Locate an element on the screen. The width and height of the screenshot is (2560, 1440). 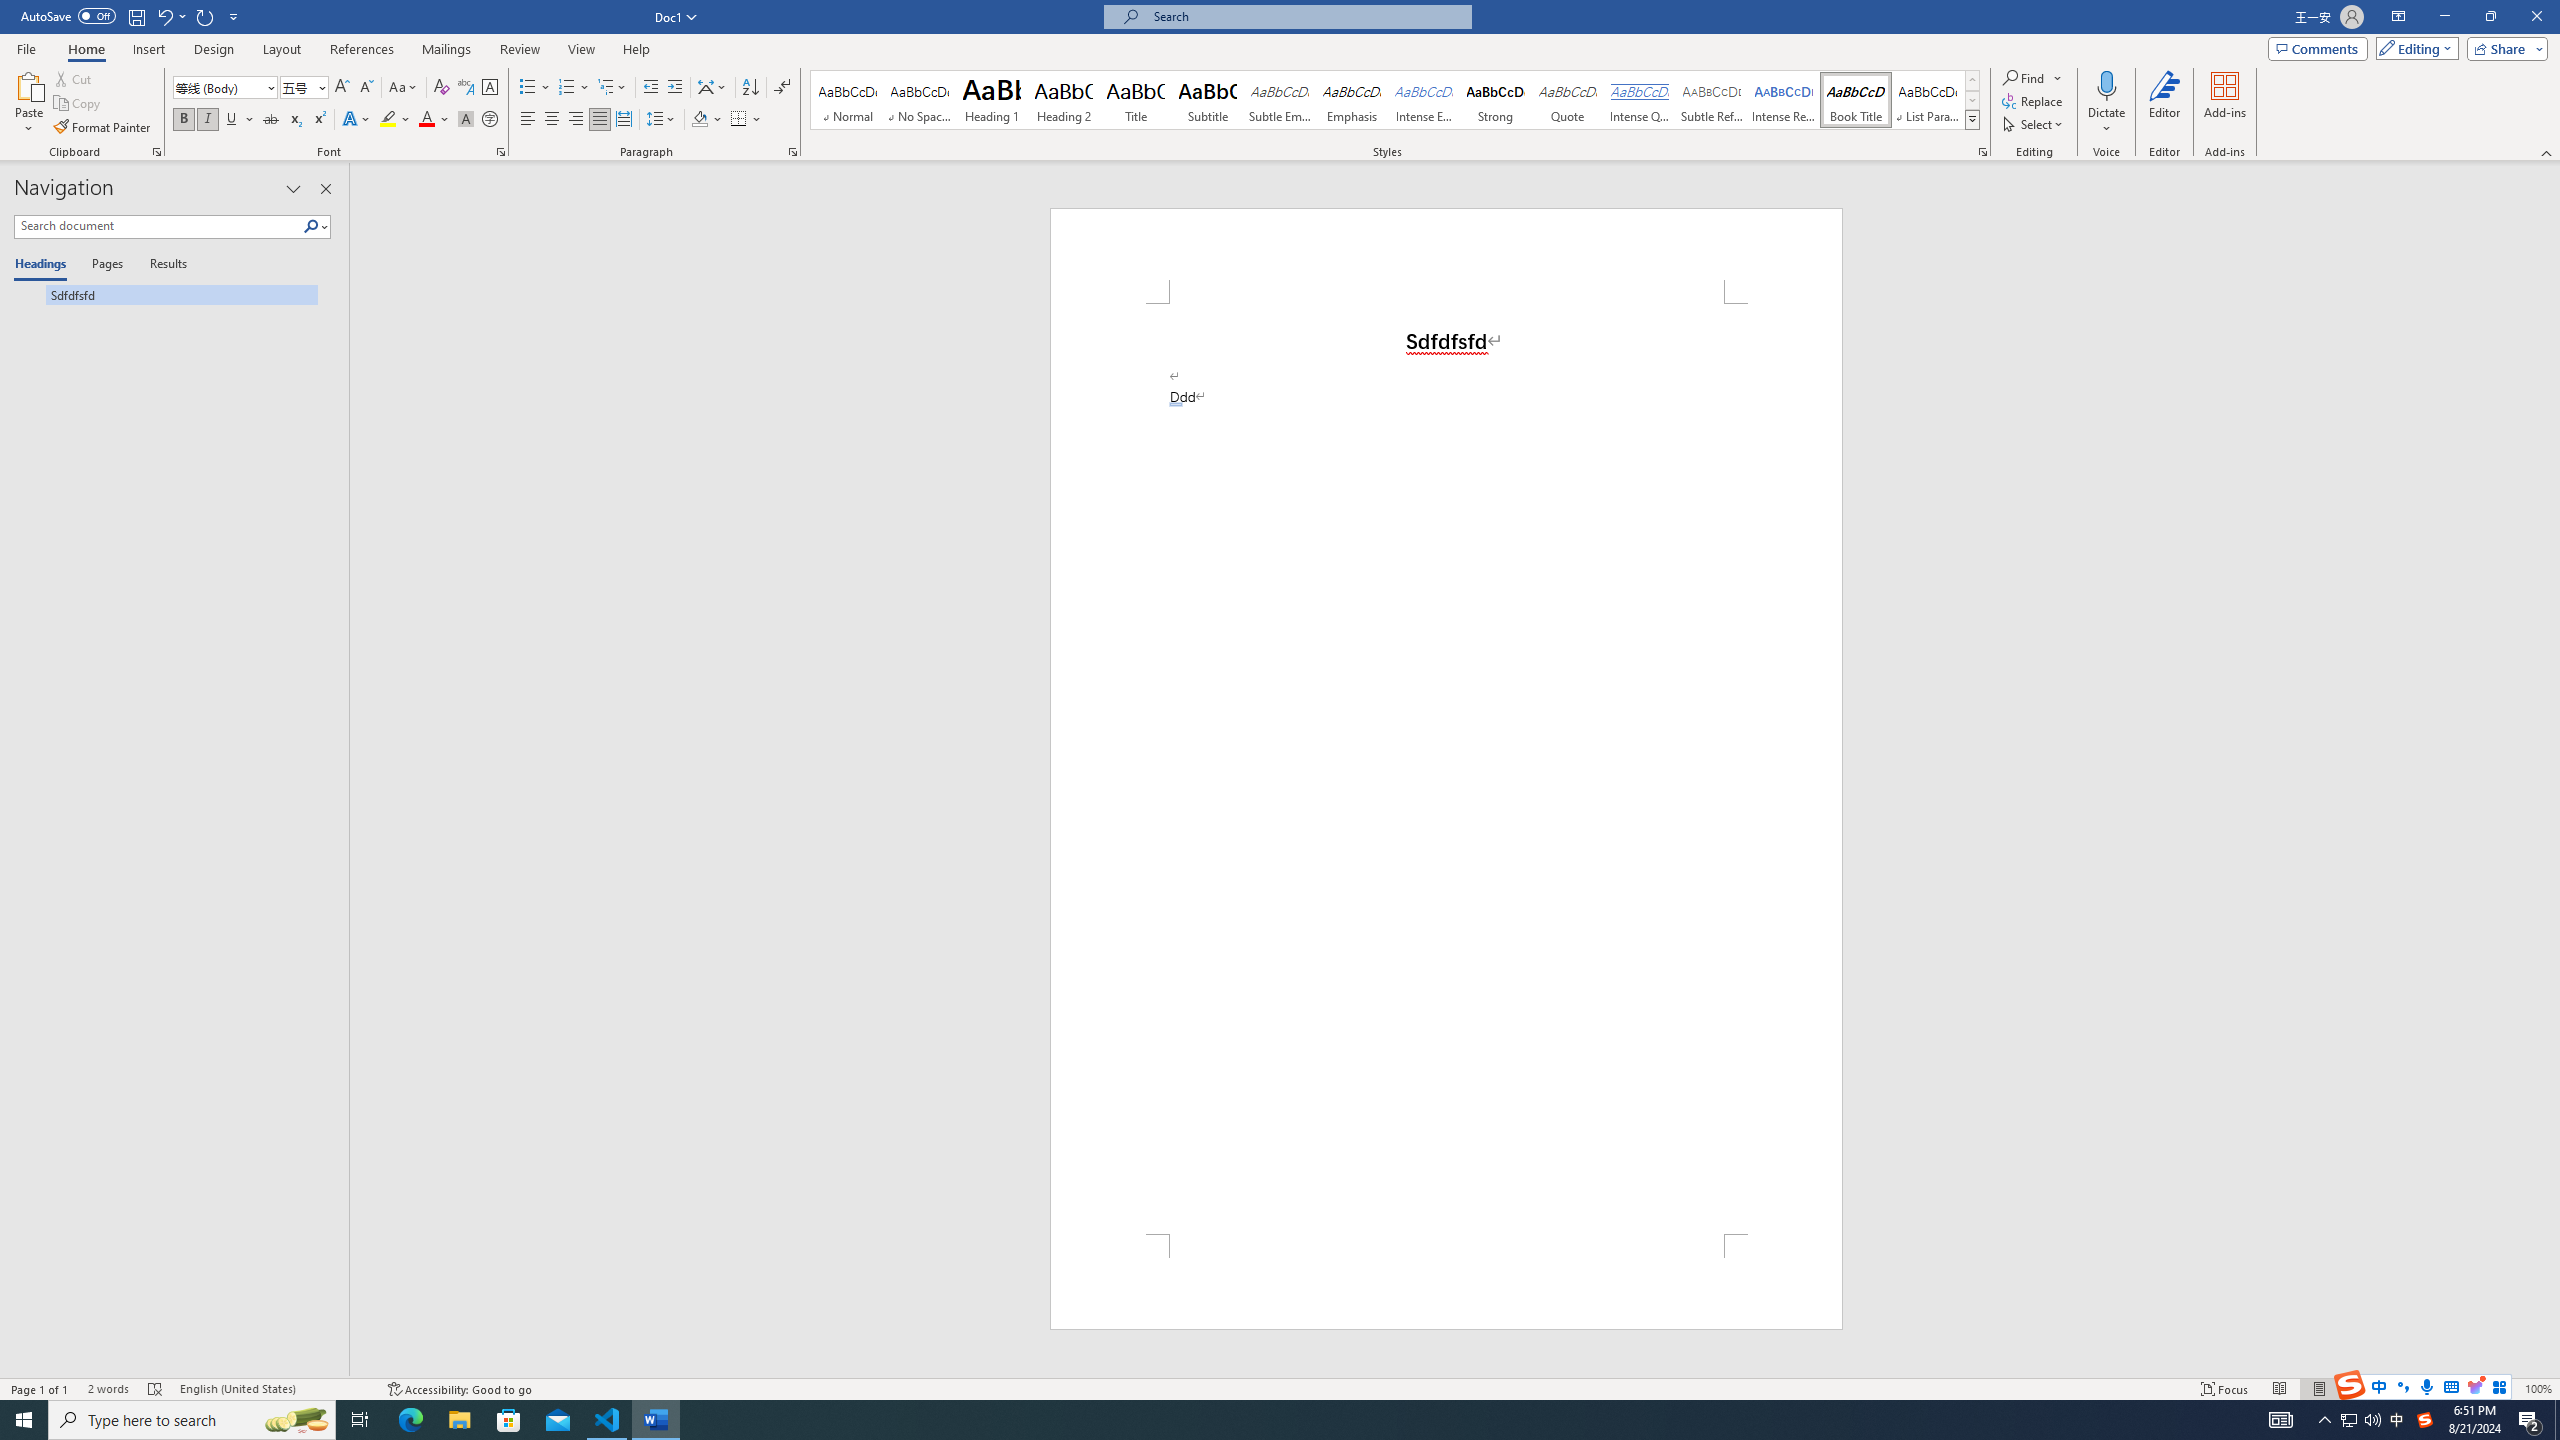
'Numbering' is located at coordinates (574, 87).